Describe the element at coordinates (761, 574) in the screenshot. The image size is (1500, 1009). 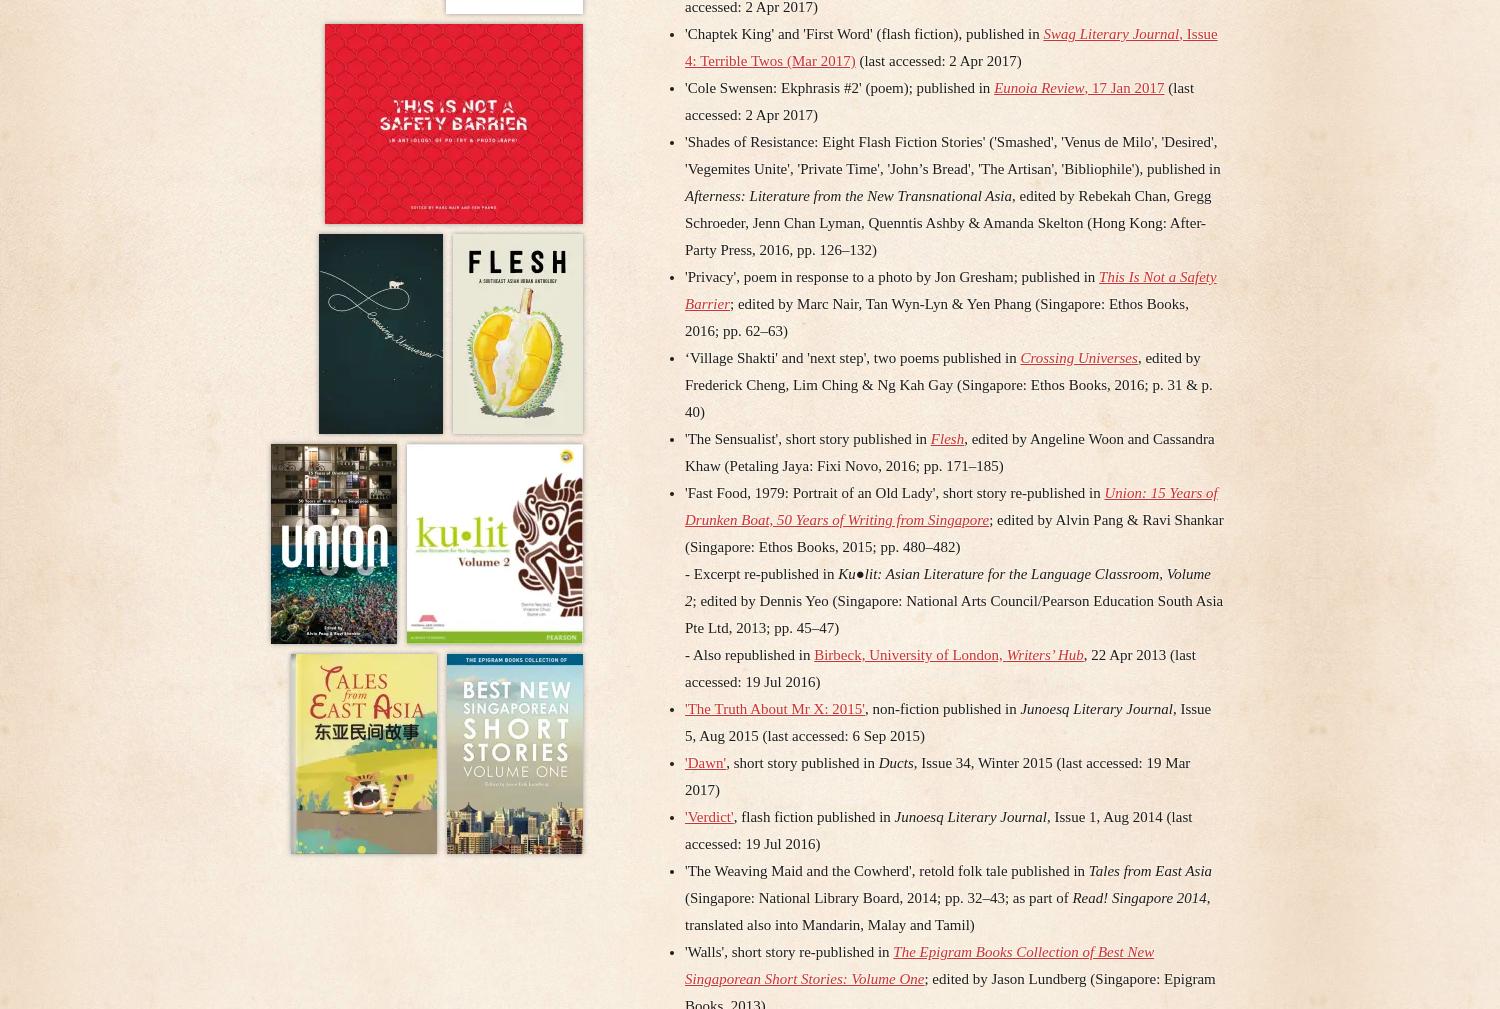
I see `'- Excerpt re-published in'` at that location.